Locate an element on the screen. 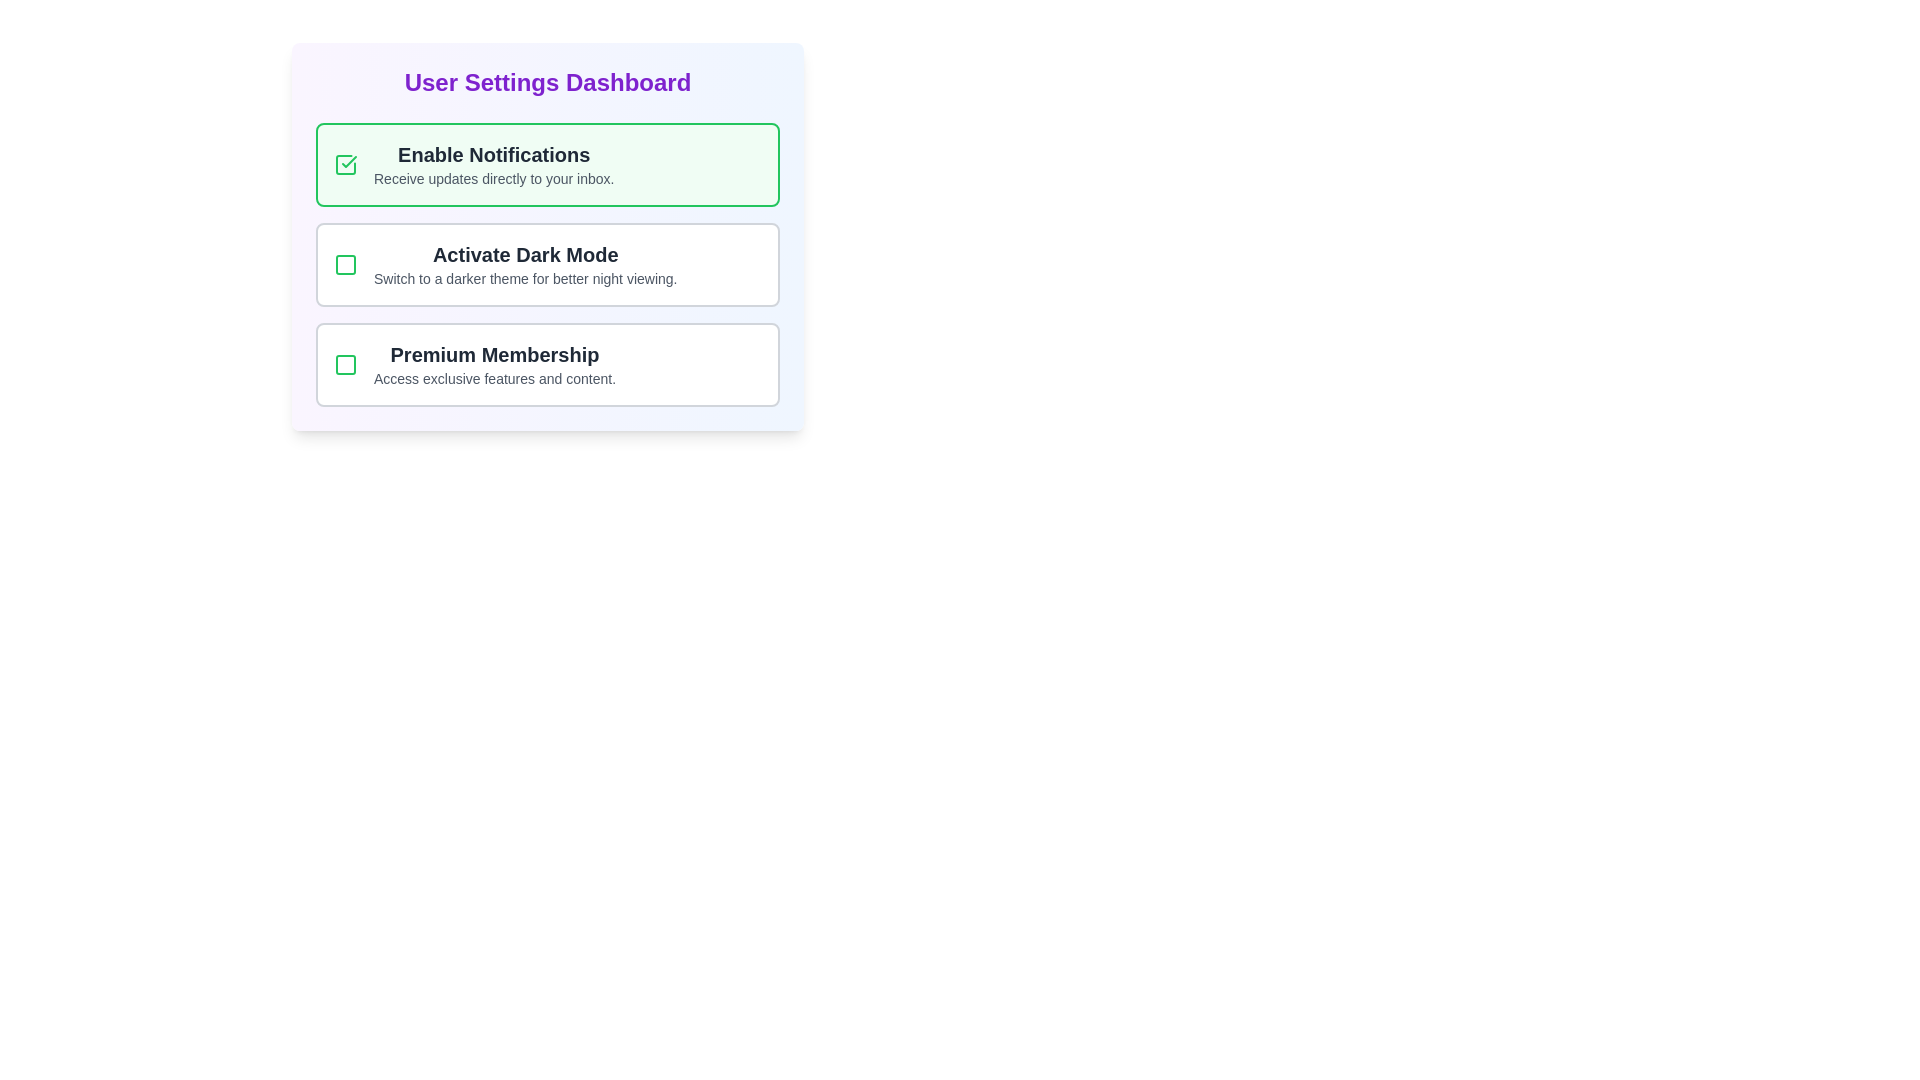 This screenshot has height=1080, width=1920. the 'Premium Membership' toggleable item in the settings dashboard is located at coordinates (547, 365).